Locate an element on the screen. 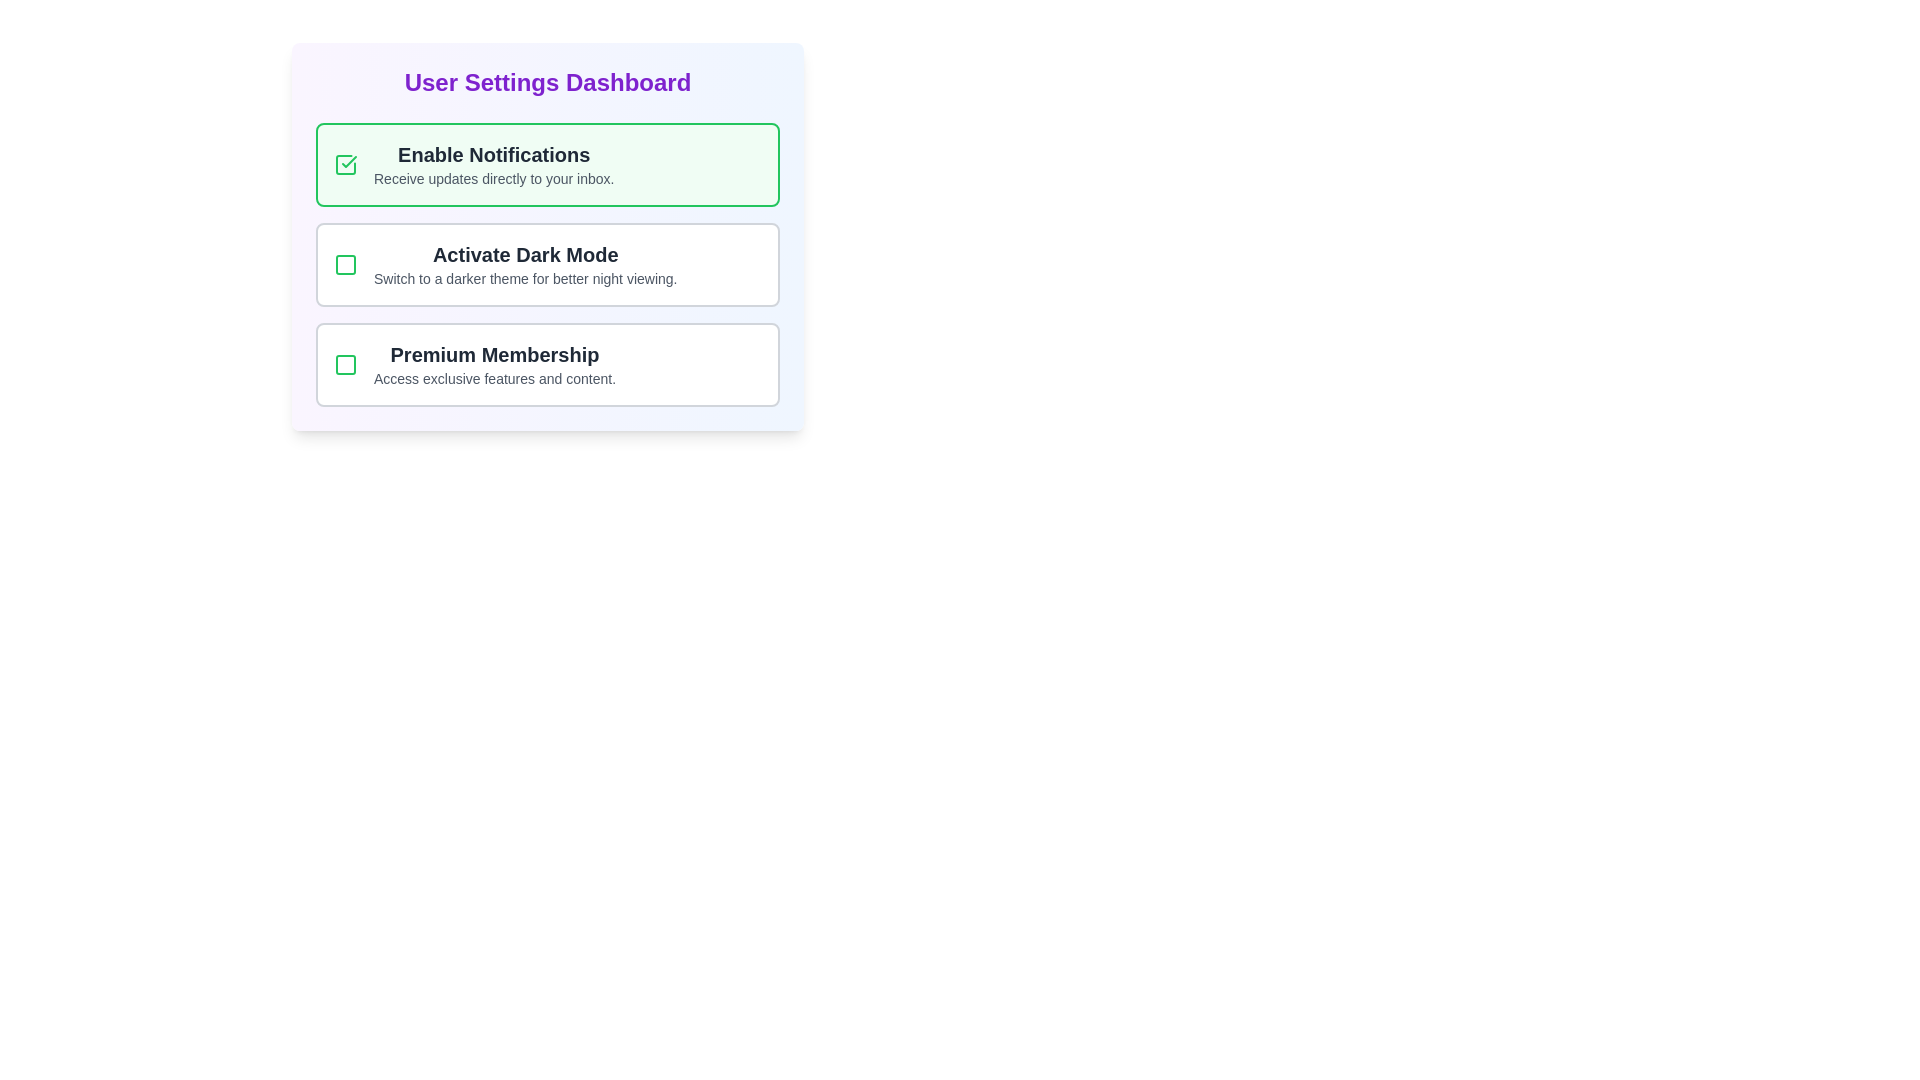 This screenshot has height=1080, width=1920. the 'Premium Membership' toggleable item in the settings dashboard is located at coordinates (547, 365).